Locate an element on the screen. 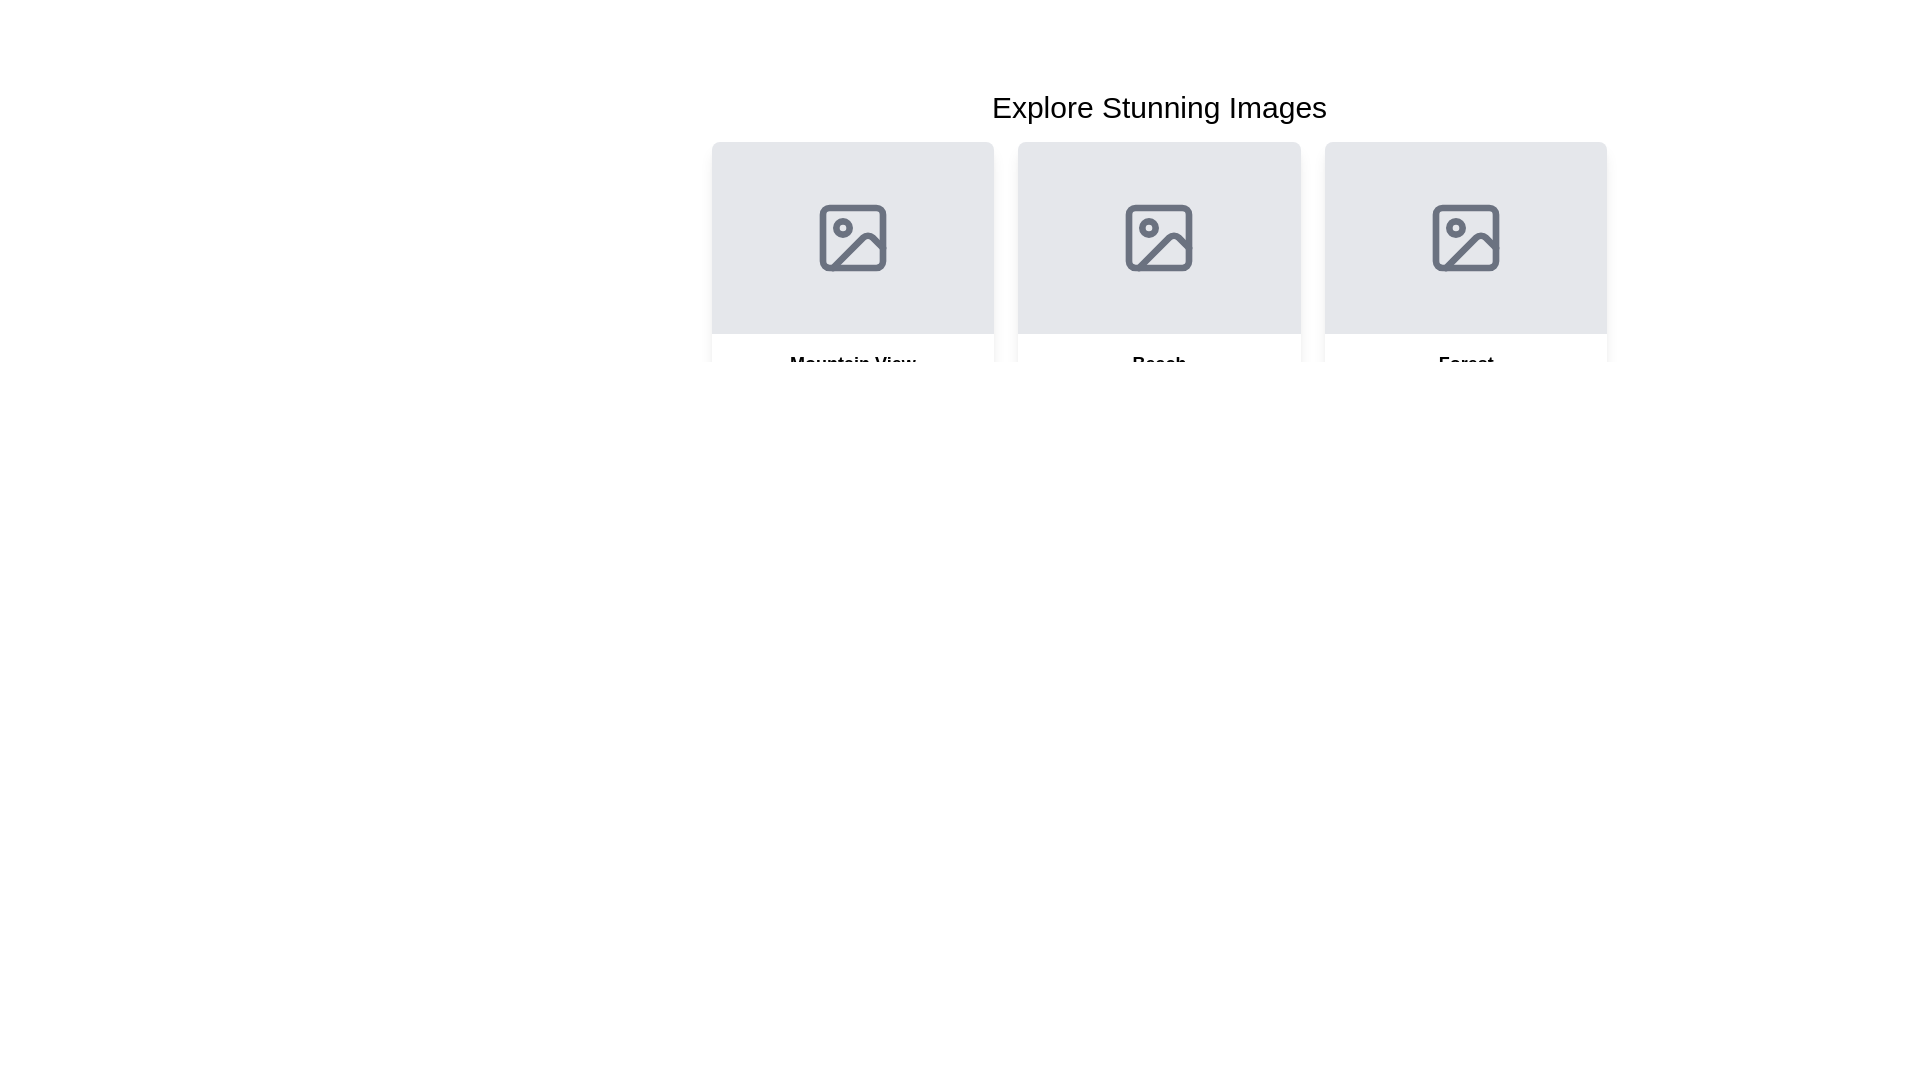 The height and width of the screenshot is (1080, 1920). the icon placeholder located in the middle card under the label 'Beach' to interact or select it is located at coordinates (1159, 237).